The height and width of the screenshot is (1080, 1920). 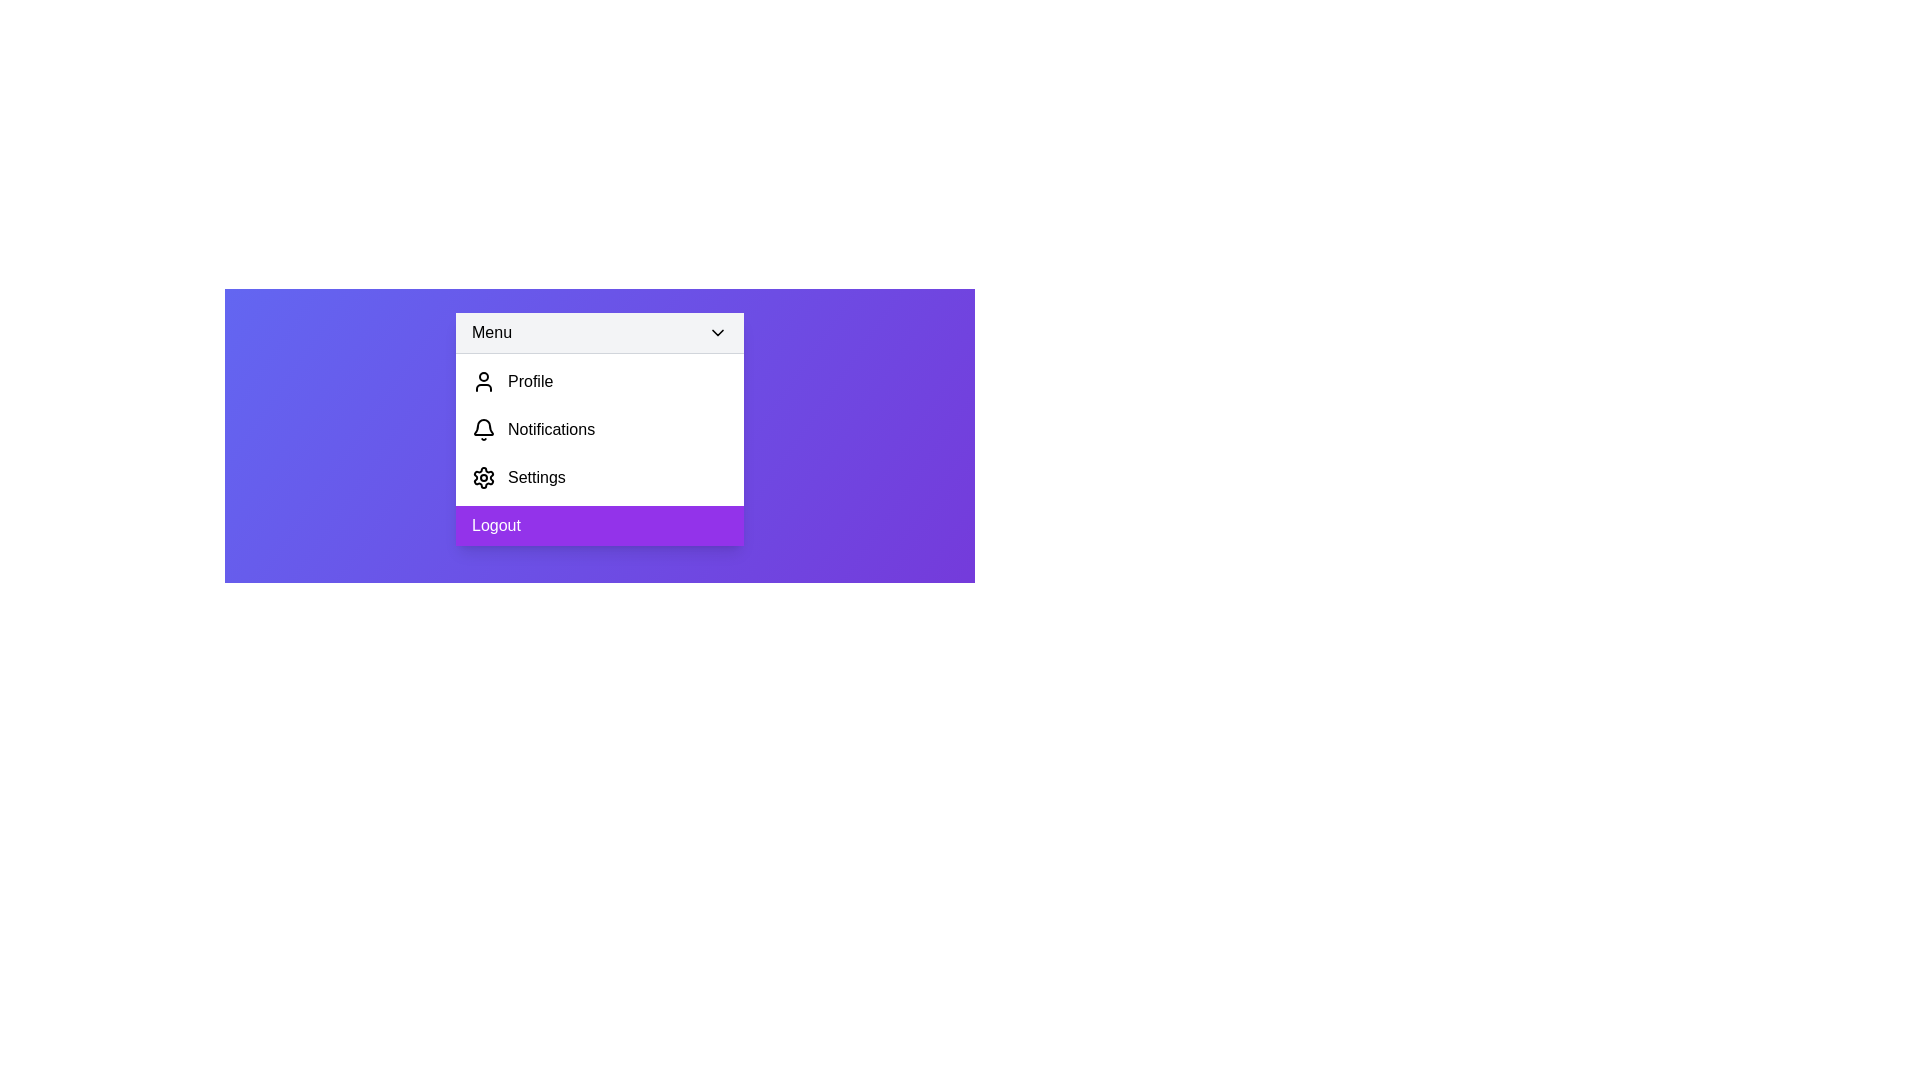 I want to click on the menu button to toggle the menu's visibility, so click(x=599, y=332).